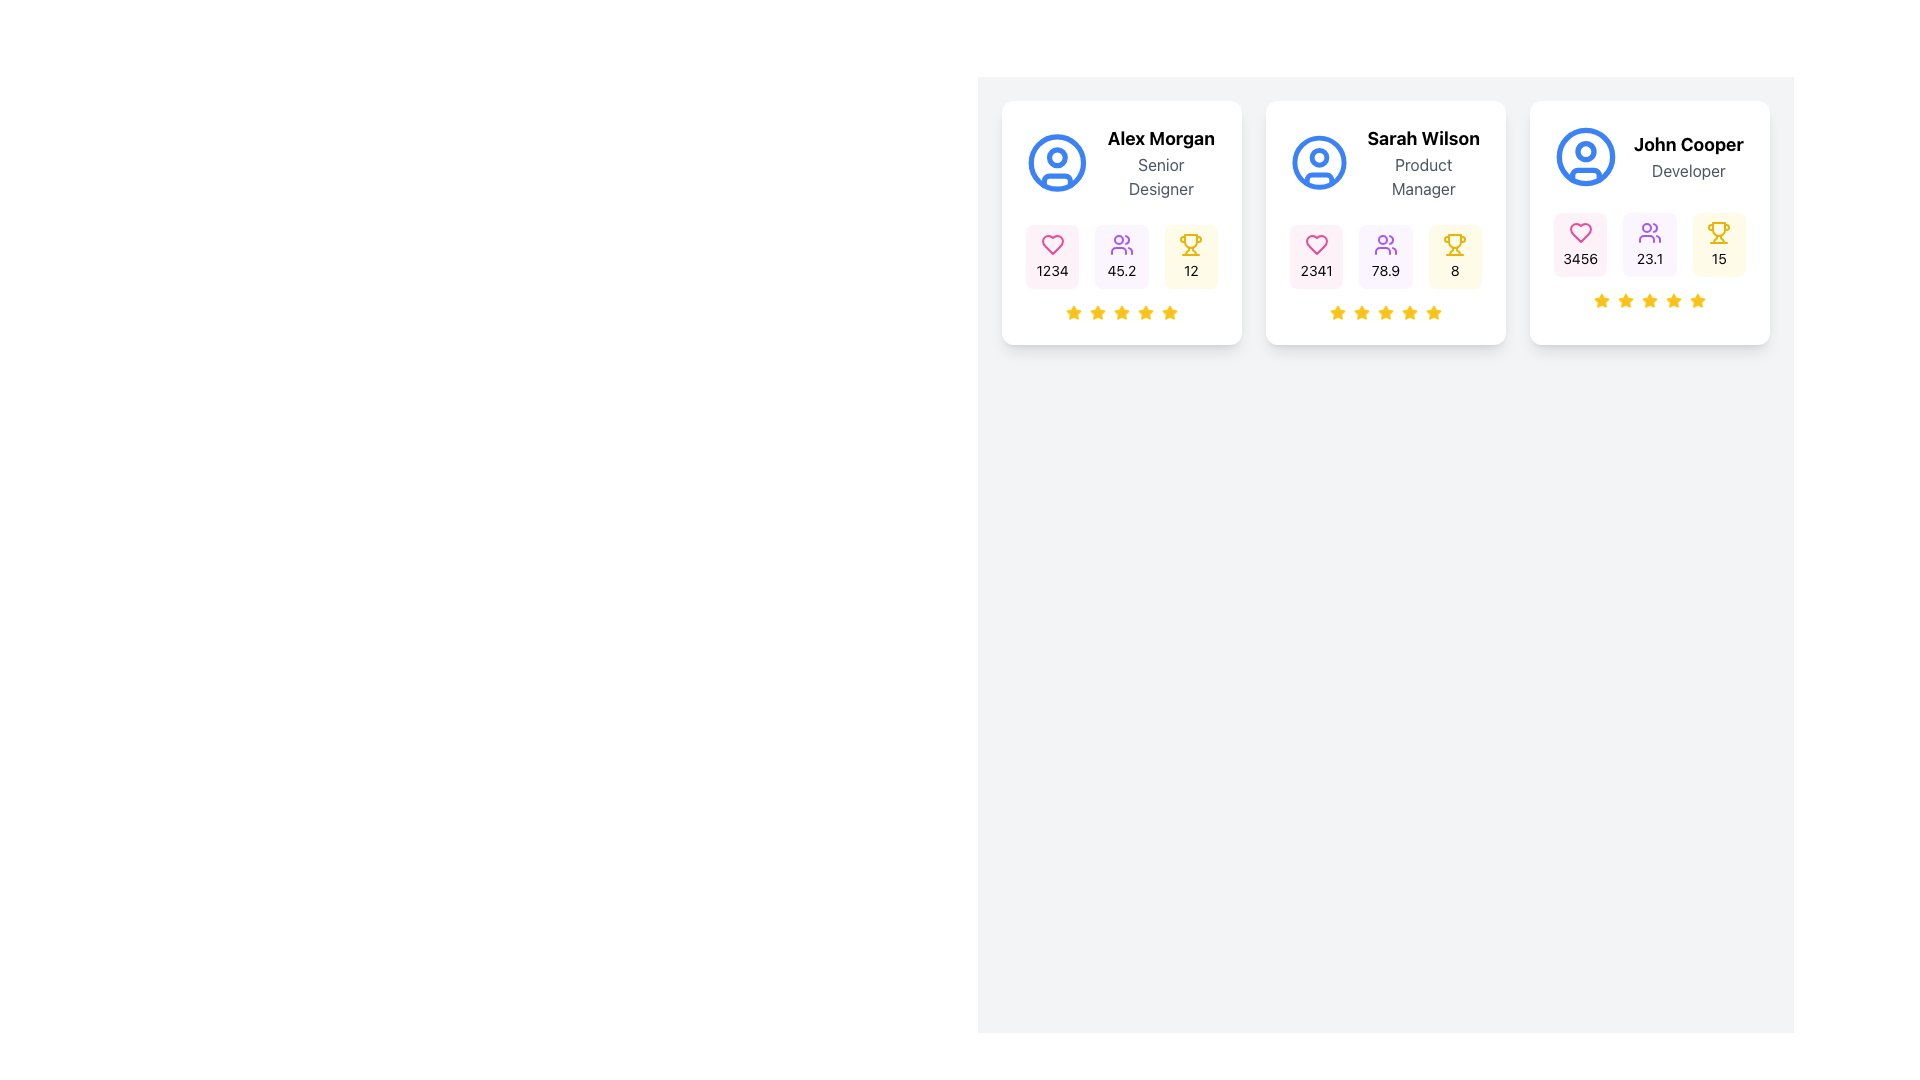 The width and height of the screenshot is (1920, 1080). Describe the element at coordinates (1385, 244) in the screenshot. I see `the purple icon representing a group of users, located in the central card above the text '78.9' and below 'Sarah Wilson, Product Manager'` at that location.